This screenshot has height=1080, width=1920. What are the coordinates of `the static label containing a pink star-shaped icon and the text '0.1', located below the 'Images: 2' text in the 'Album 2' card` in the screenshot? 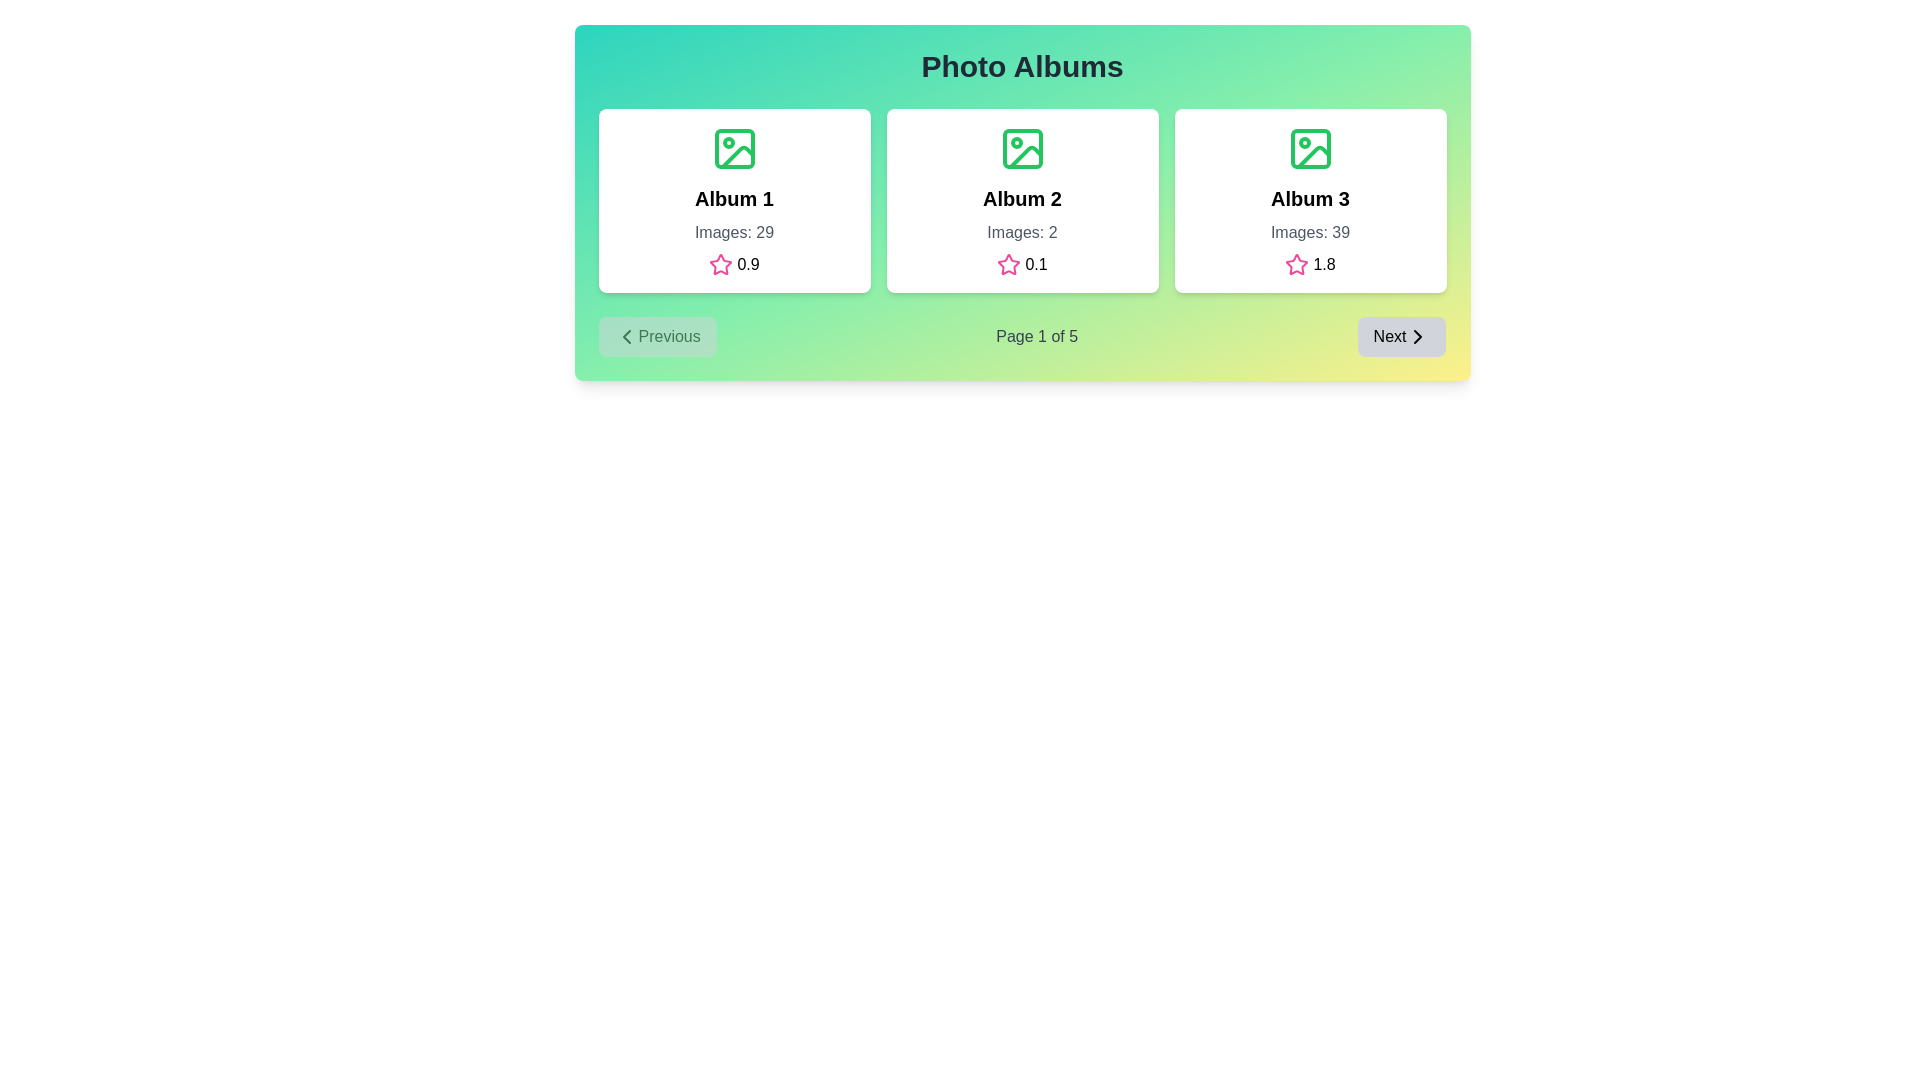 It's located at (1022, 264).